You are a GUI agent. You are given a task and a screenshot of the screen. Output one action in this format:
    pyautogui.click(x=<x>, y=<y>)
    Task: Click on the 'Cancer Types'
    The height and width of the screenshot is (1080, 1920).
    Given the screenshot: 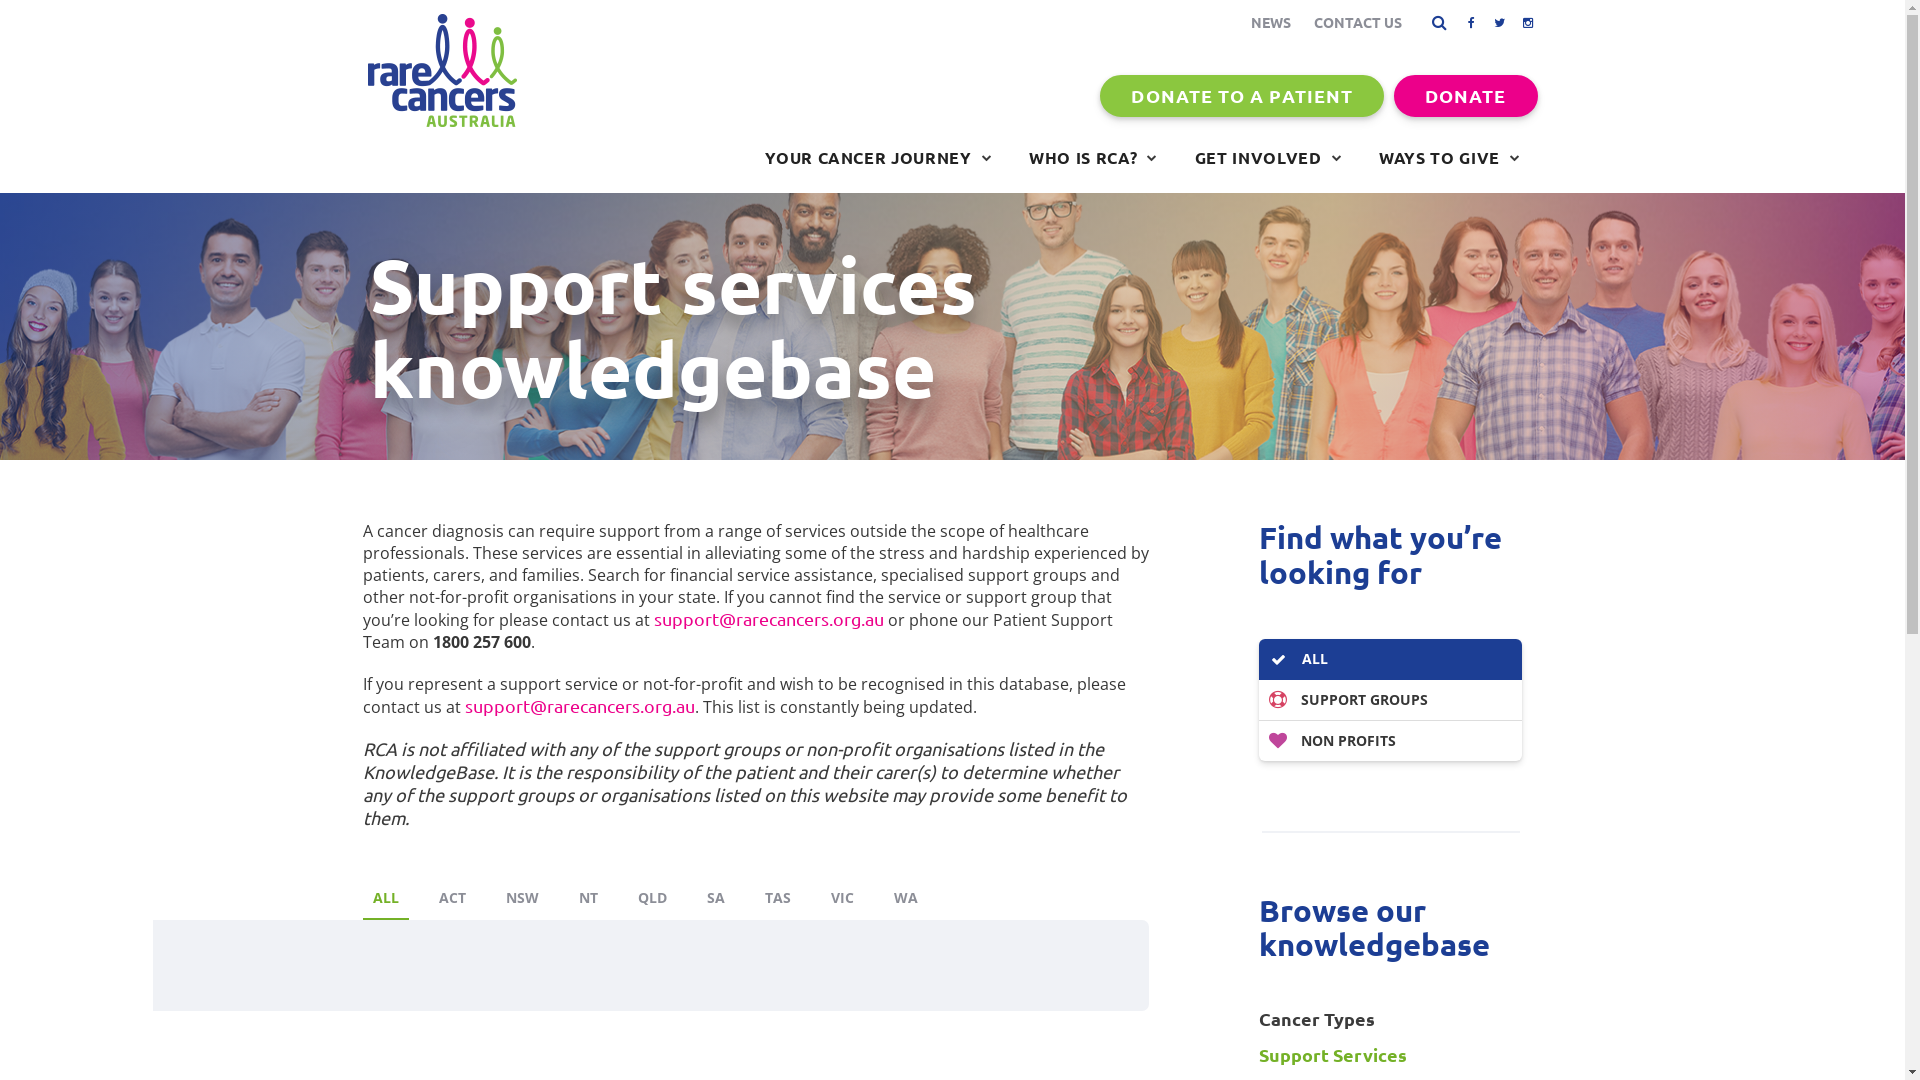 What is the action you would take?
    pyautogui.click(x=1389, y=1018)
    